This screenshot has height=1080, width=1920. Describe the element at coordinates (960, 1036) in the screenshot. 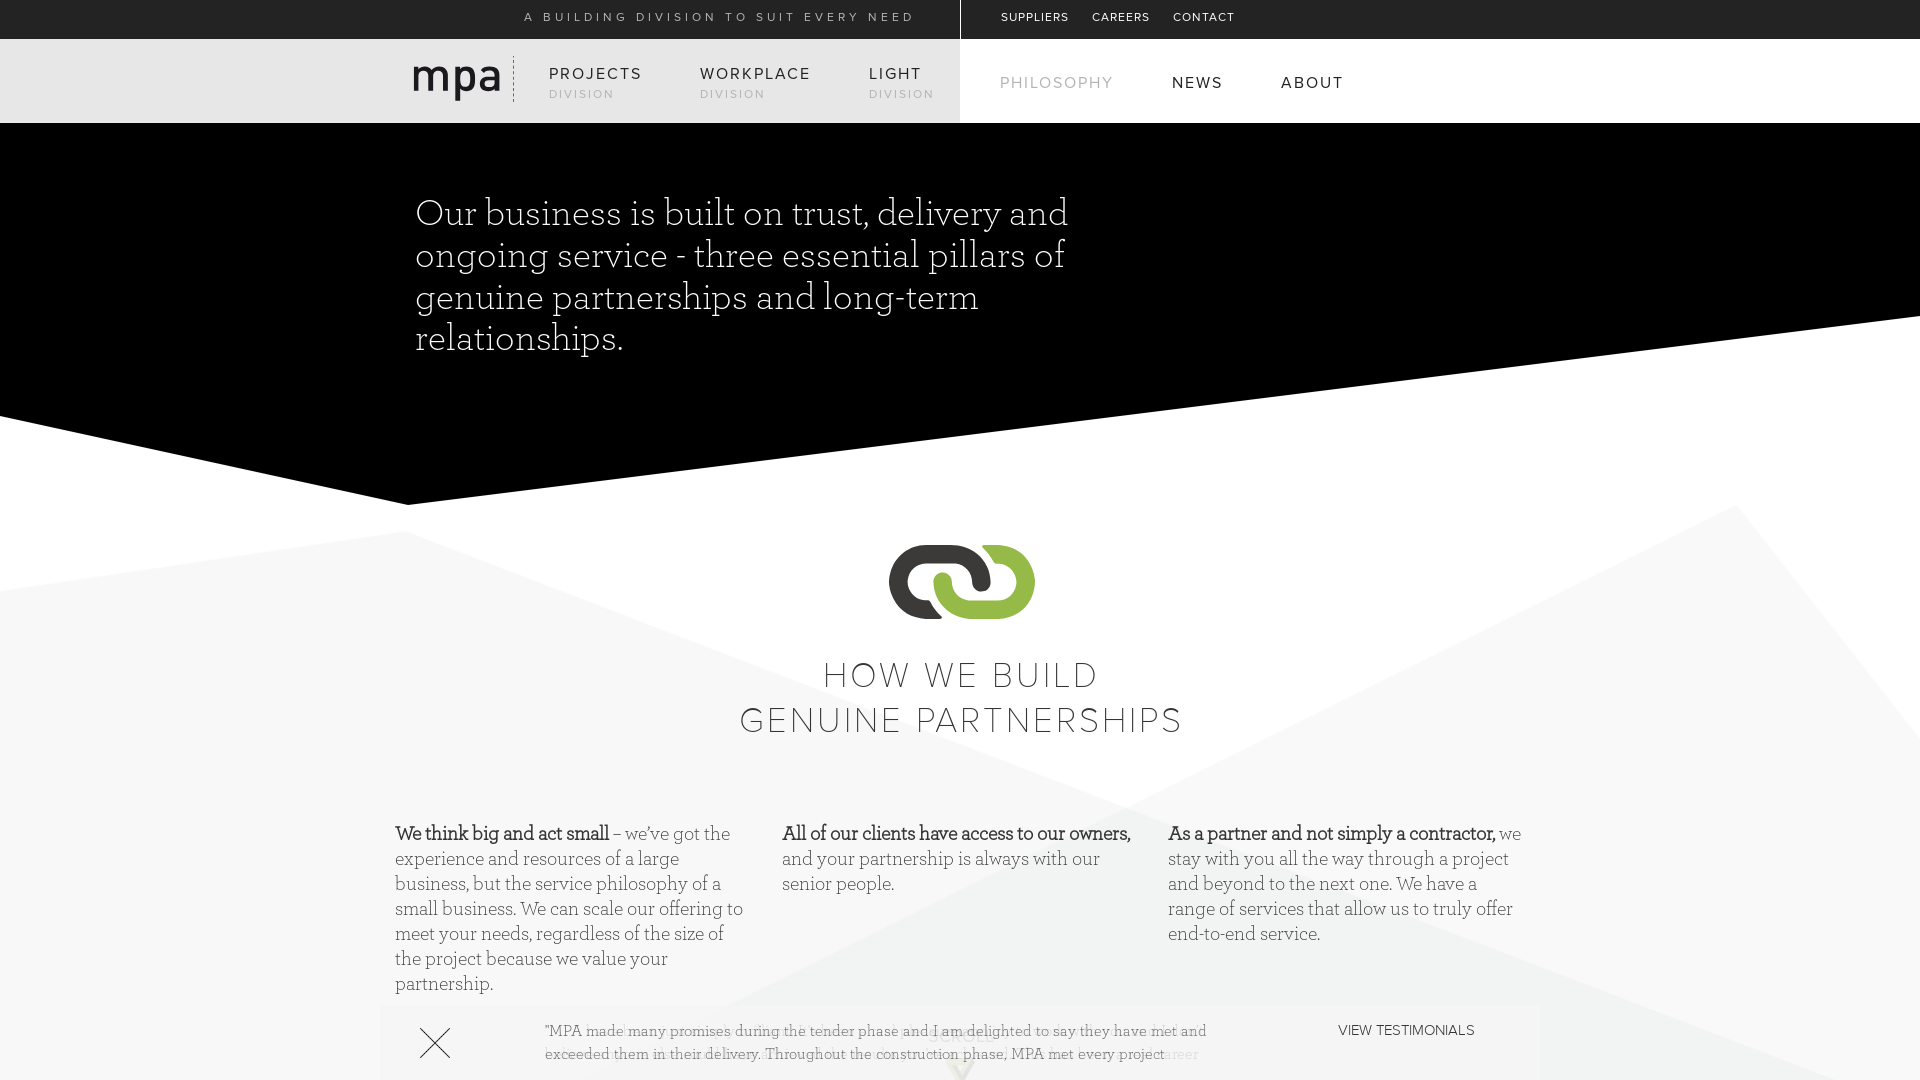

I see `'SCROLL'` at that location.